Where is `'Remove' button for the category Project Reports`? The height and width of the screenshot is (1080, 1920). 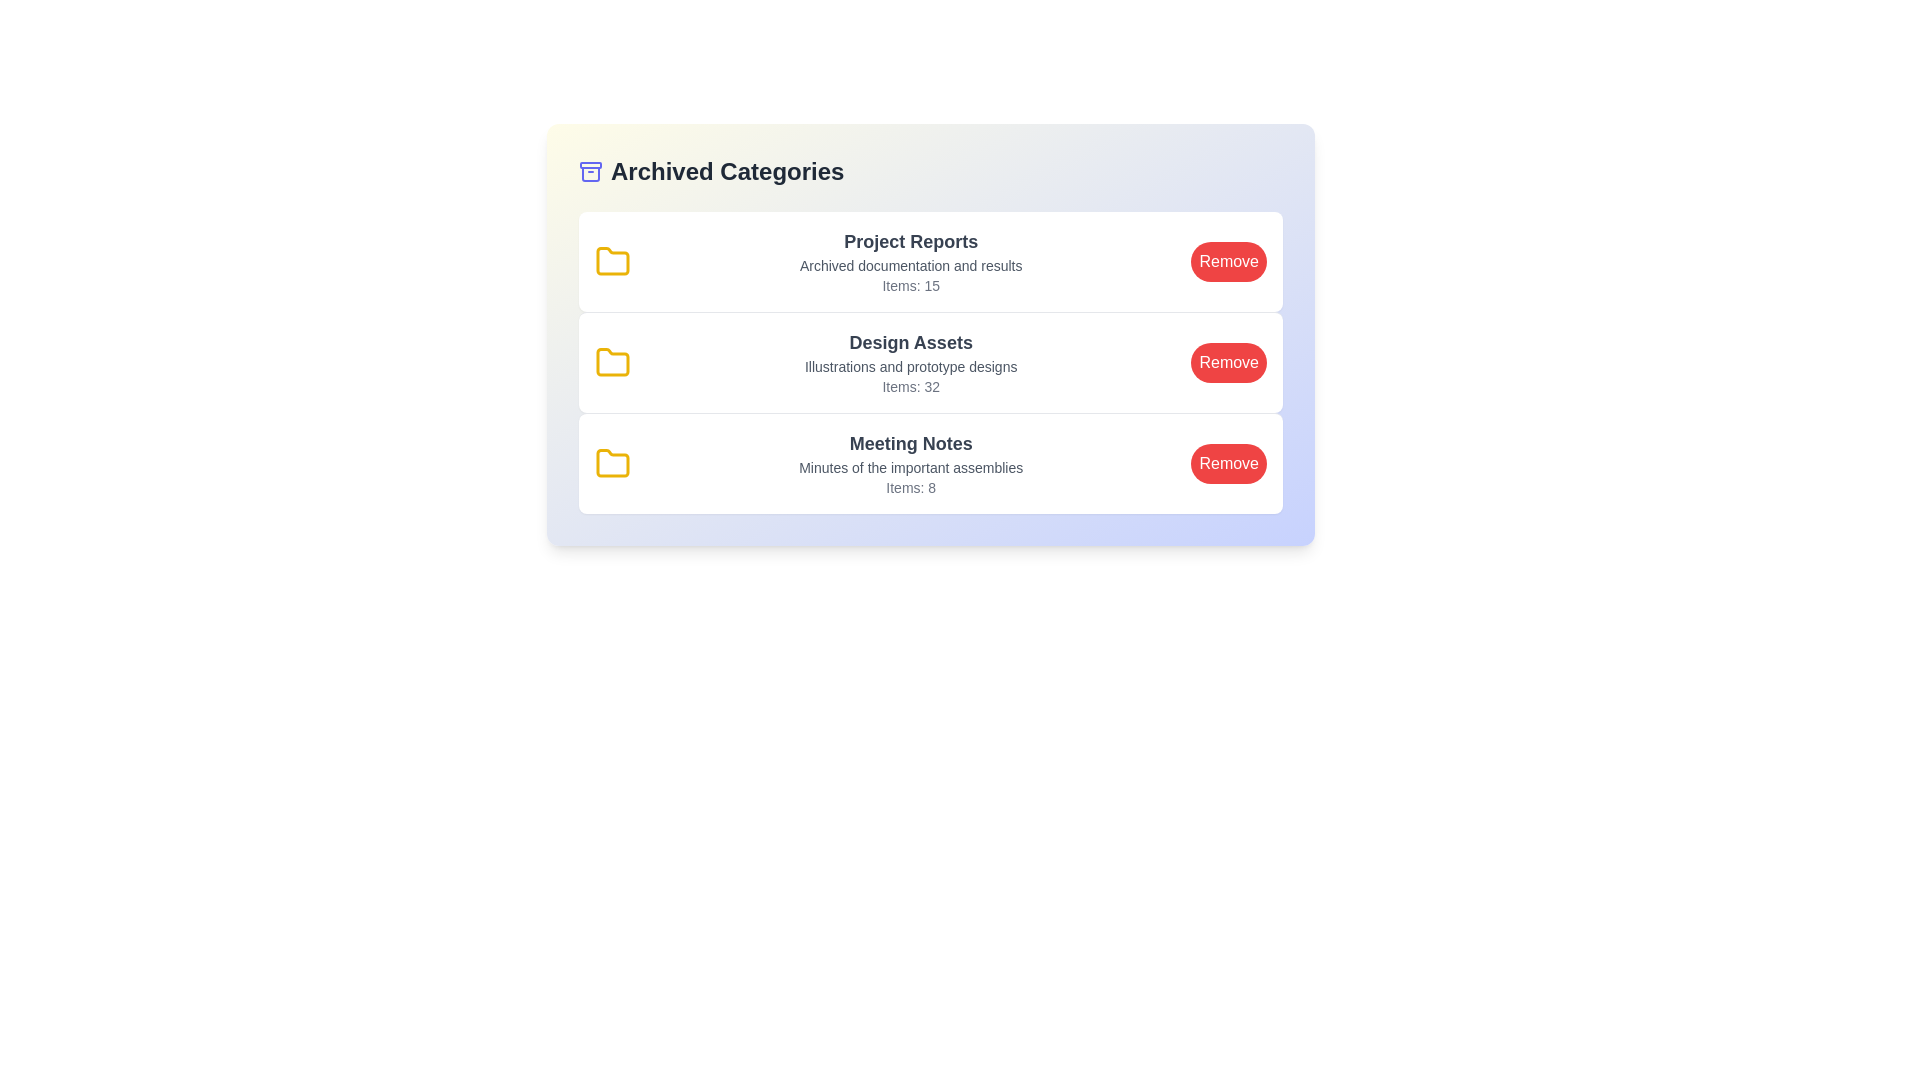 'Remove' button for the category Project Reports is located at coordinates (1228, 261).